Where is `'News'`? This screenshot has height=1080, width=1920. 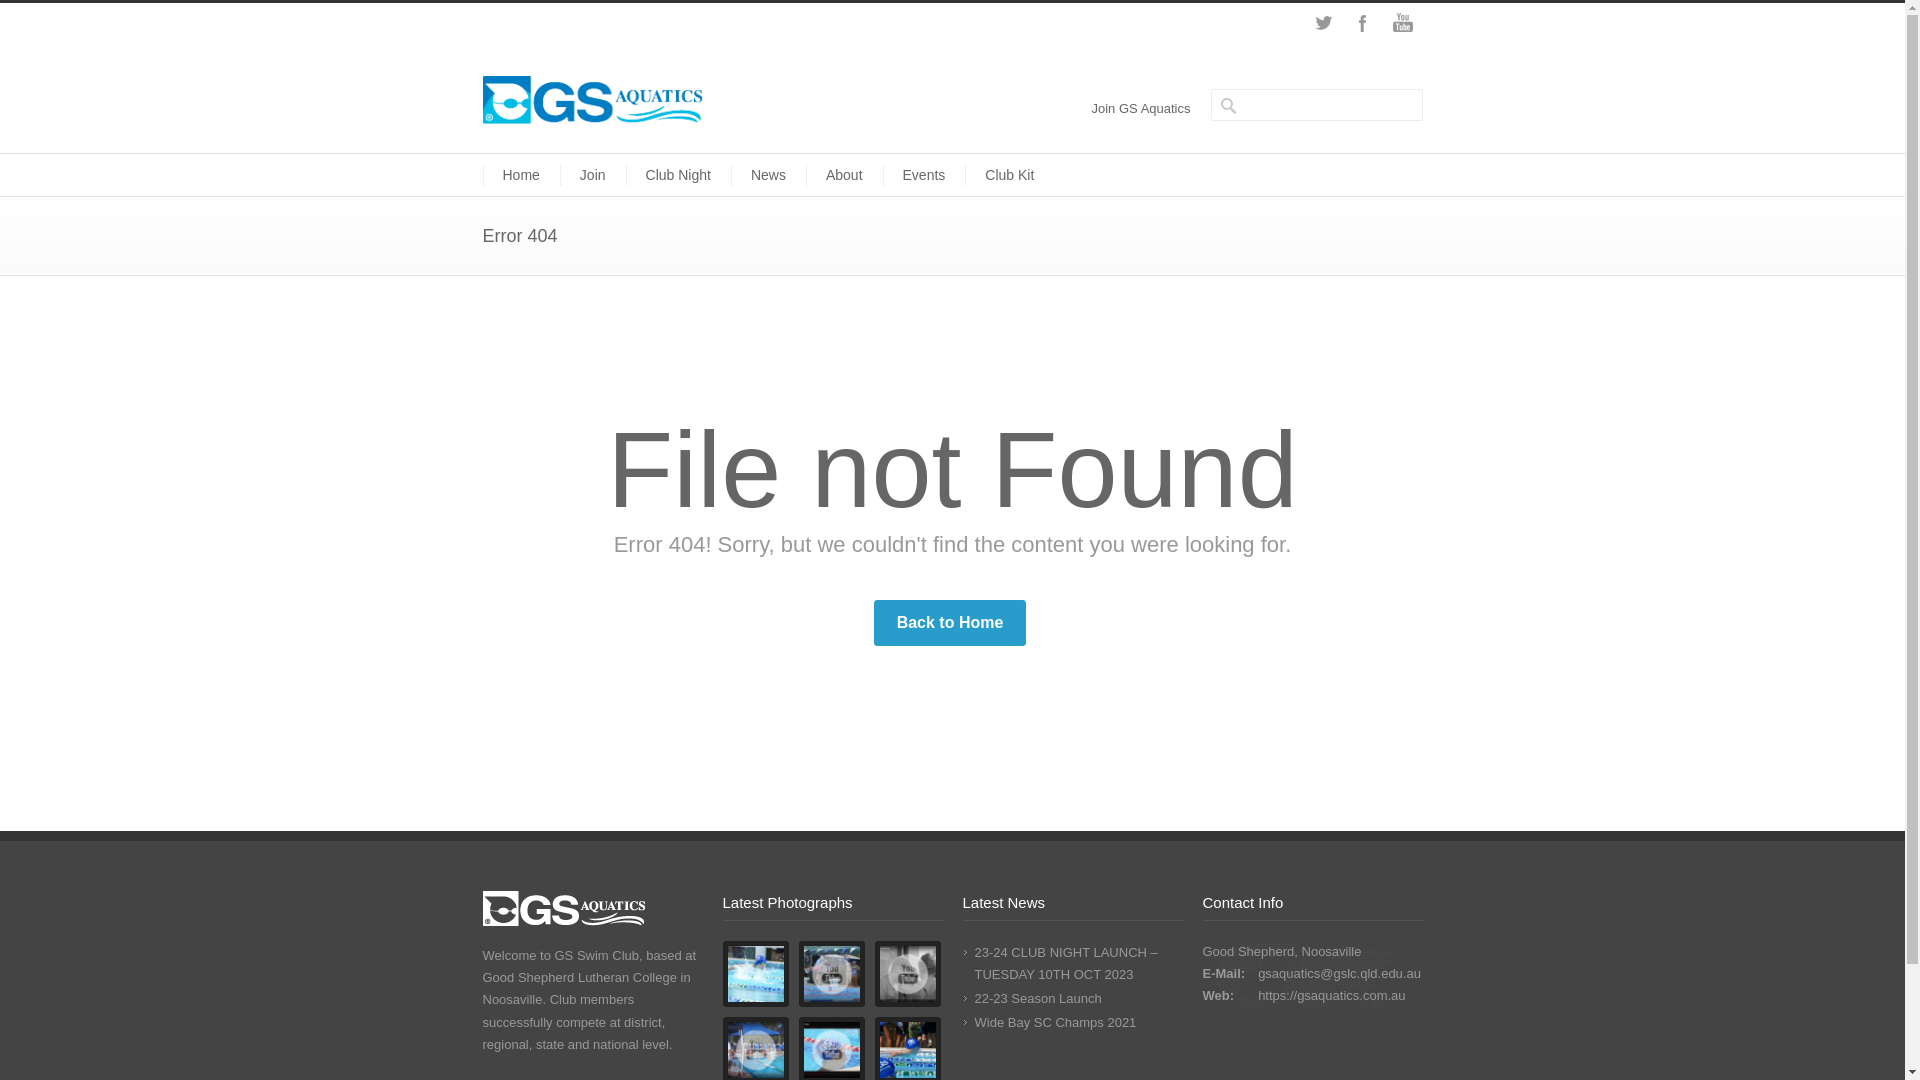
'News' is located at coordinates (767, 173).